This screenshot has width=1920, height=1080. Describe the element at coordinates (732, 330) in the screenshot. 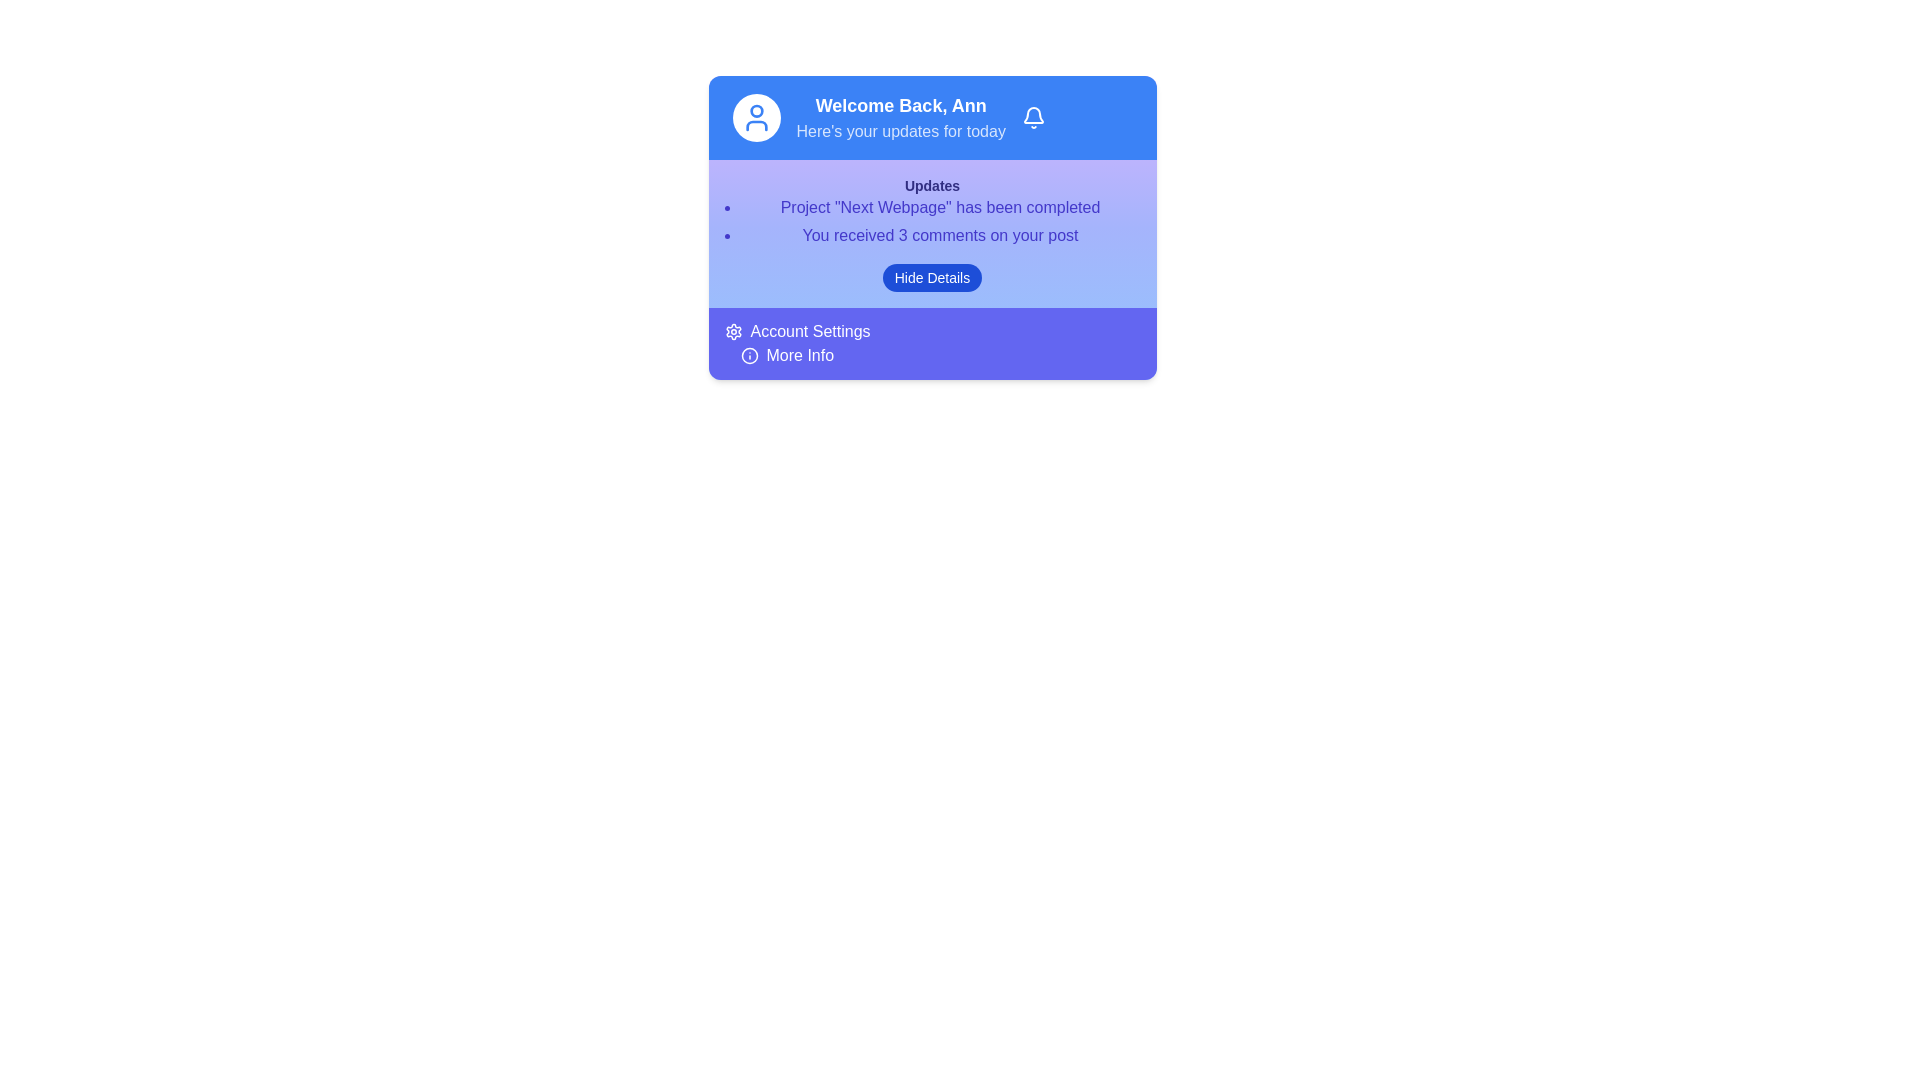

I see `the settings icon, which is the first element in the horizontal arrangement of components, to potentially open the settings menu` at that location.